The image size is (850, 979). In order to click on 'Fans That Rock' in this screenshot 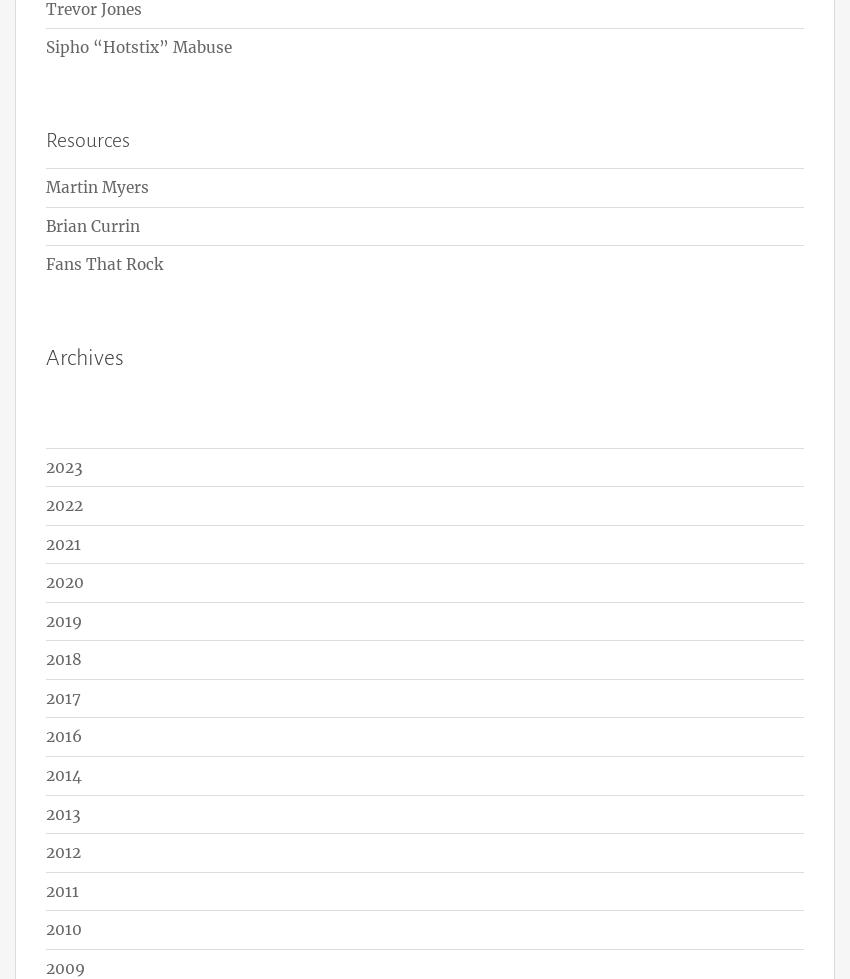, I will do `click(103, 264)`.